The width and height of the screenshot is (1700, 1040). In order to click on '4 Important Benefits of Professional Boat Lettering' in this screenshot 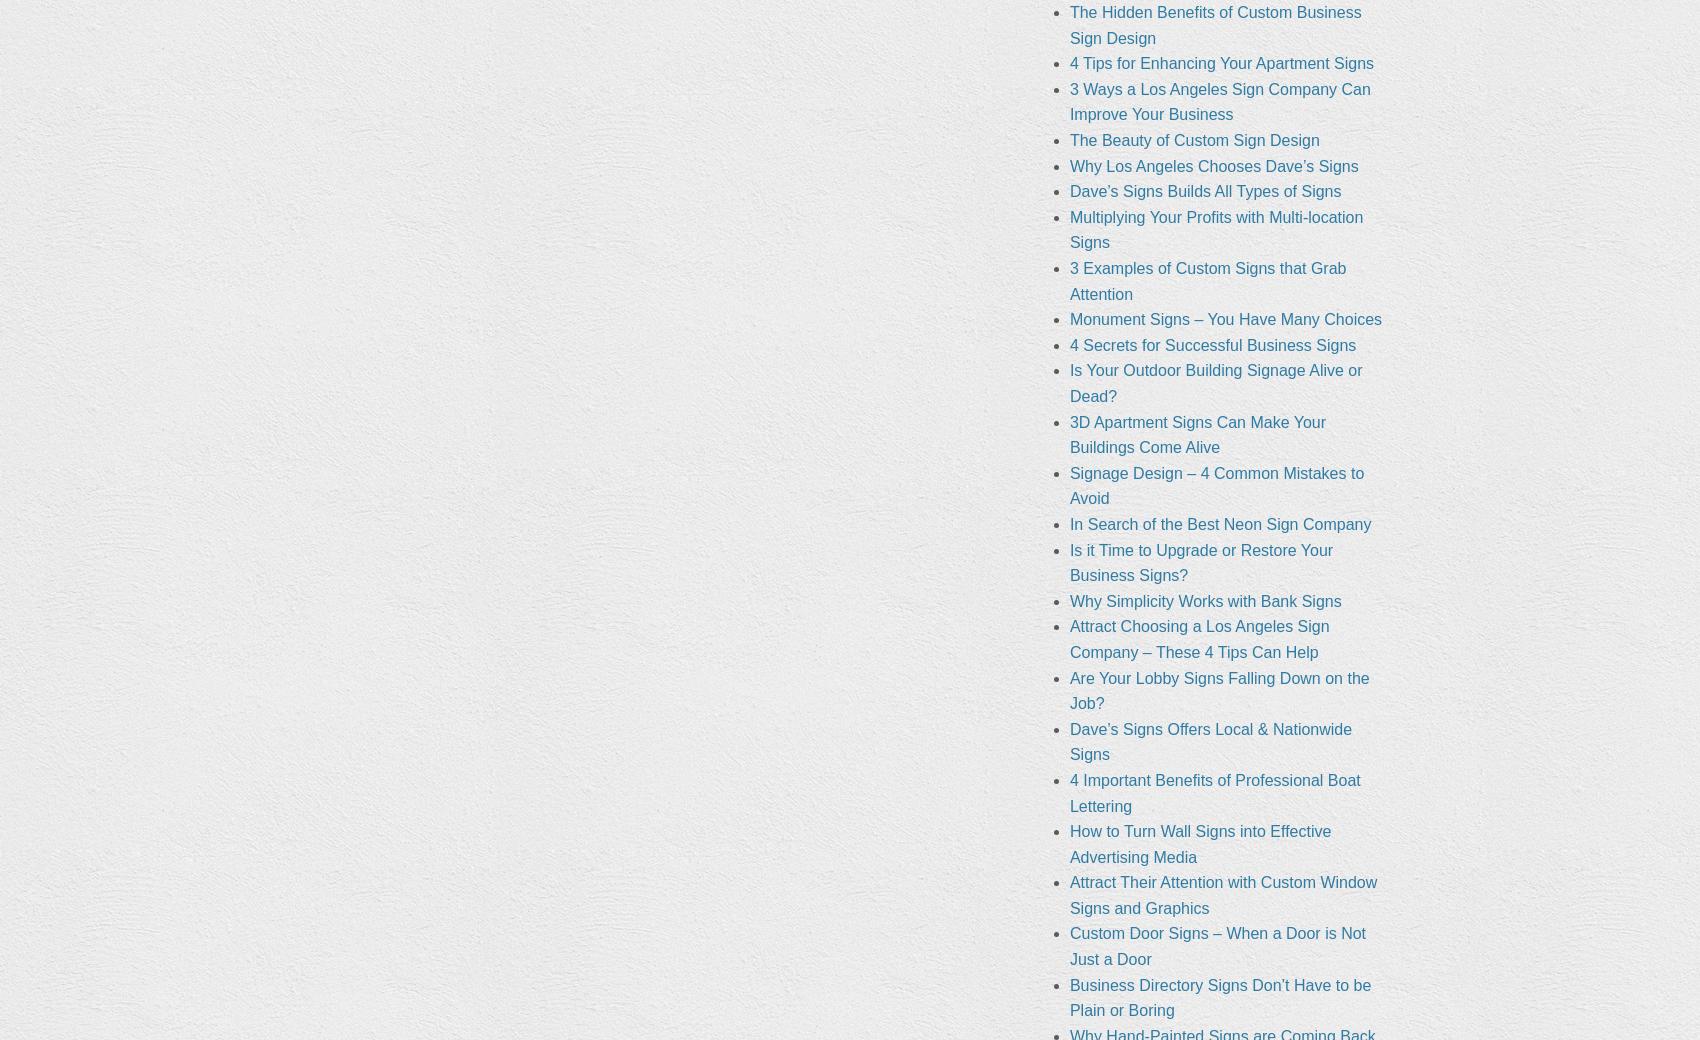, I will do `click(1213, 791)`.